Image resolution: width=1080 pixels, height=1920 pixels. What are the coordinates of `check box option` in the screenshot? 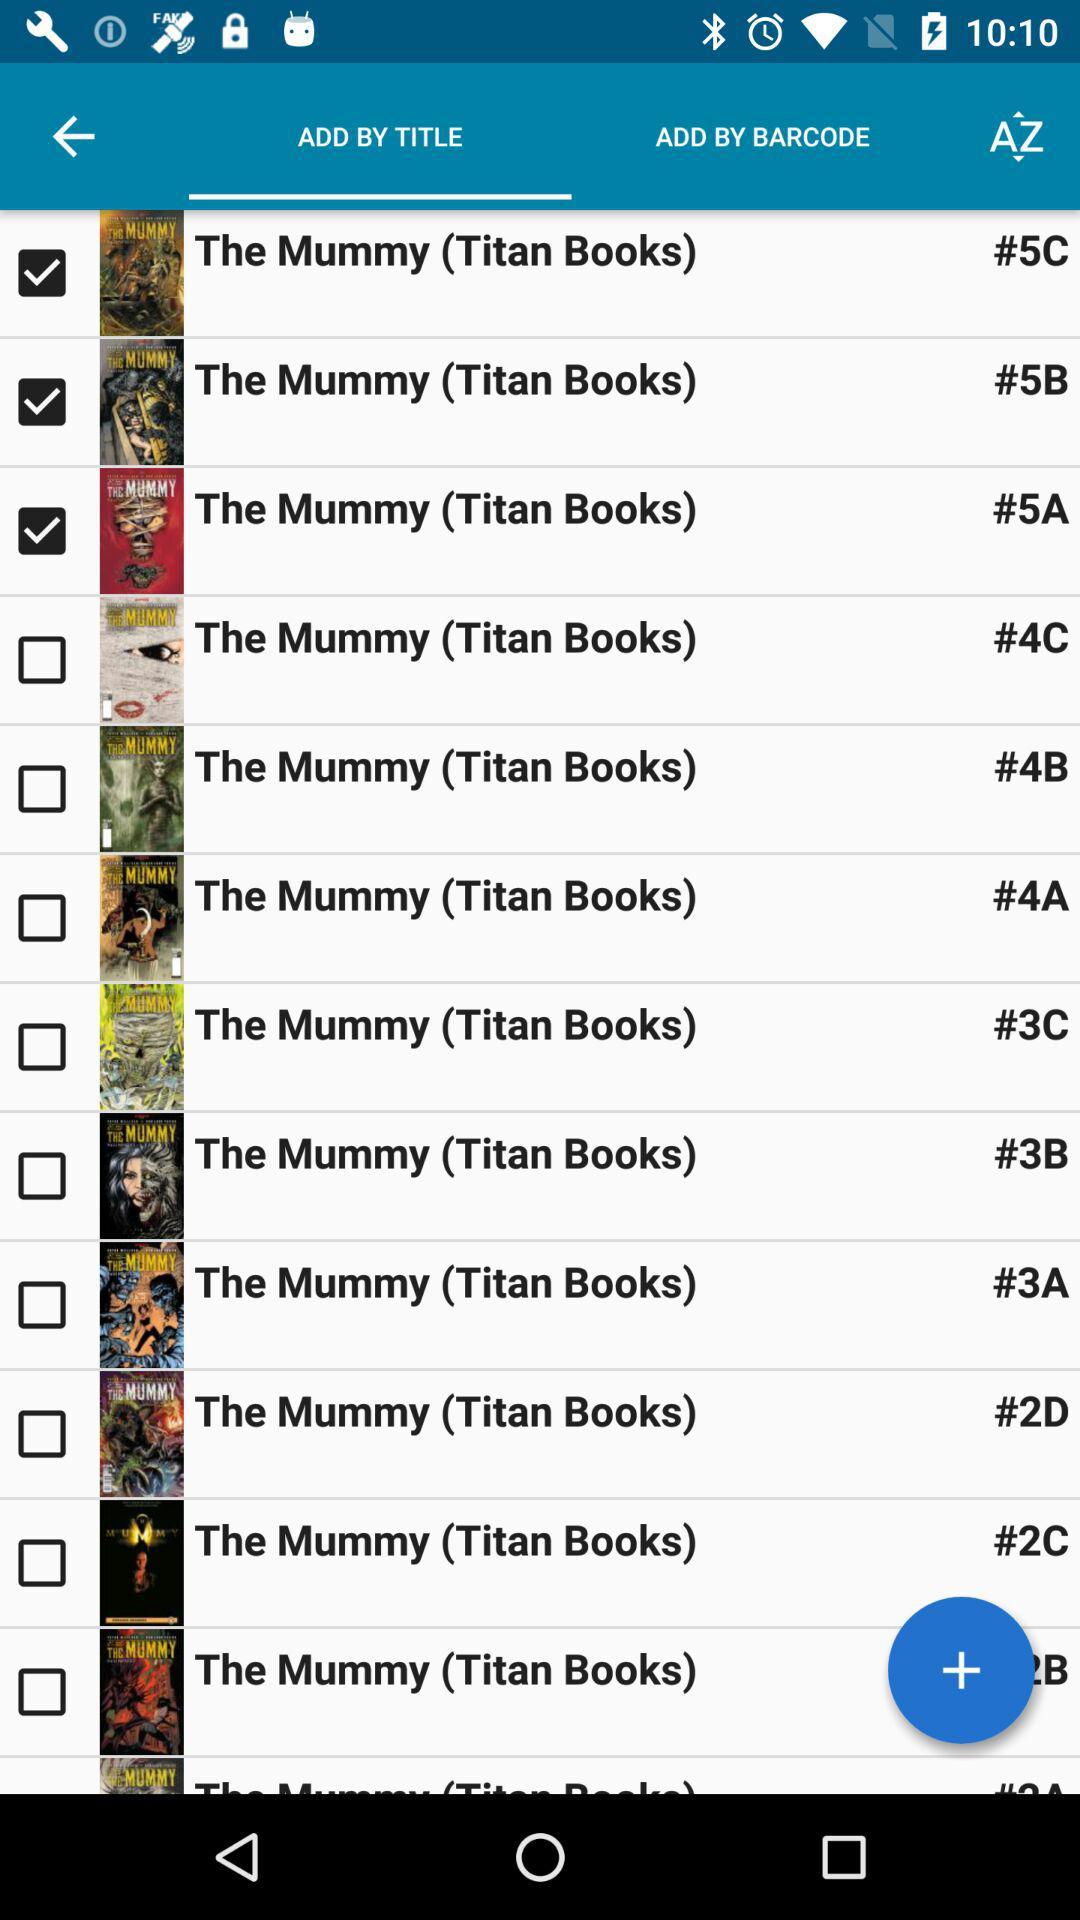 It's located at (48, 1305).